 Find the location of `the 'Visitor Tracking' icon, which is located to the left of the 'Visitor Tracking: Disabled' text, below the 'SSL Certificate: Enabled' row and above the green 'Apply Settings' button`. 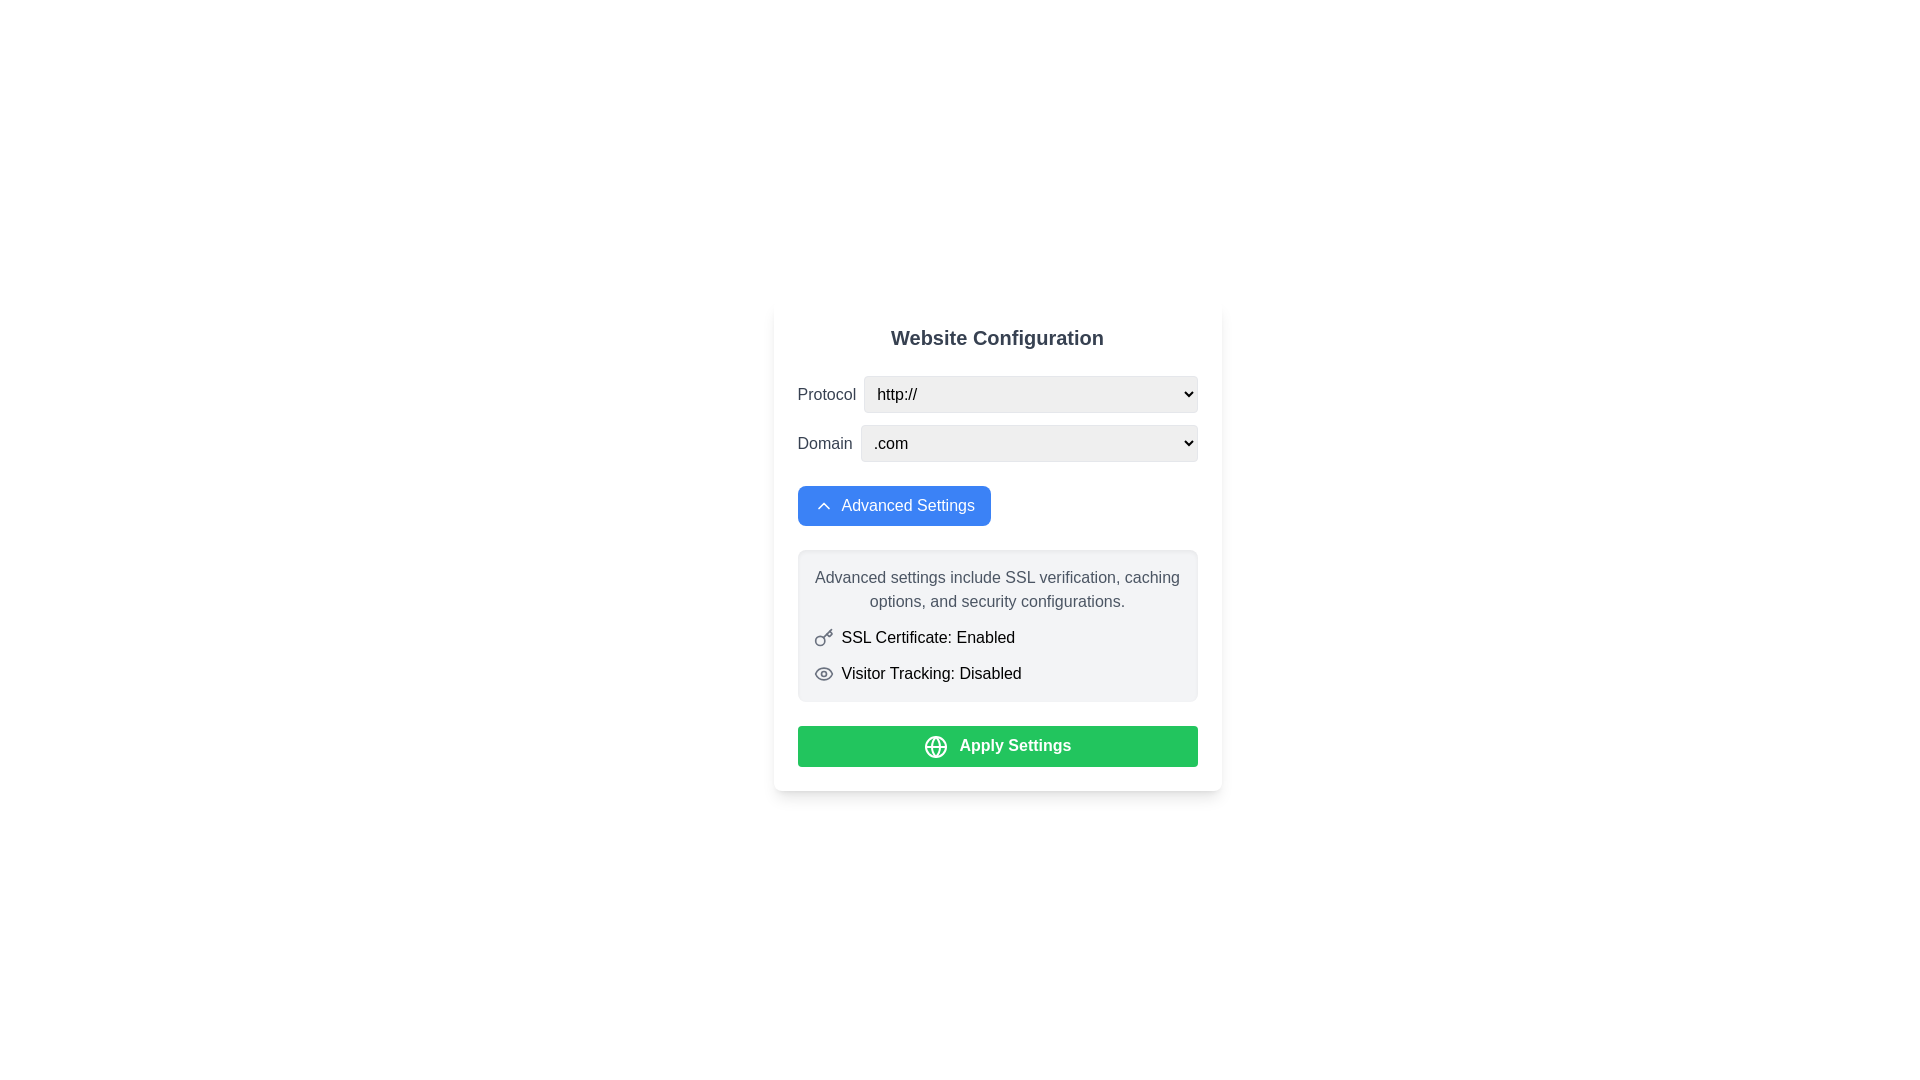

the 'Visitor Tracking' icon, which is located to the left of the 'Visitor Tracking: Disabled' text, below the 'SSL Certificate: Enabled' row and above the green 'Apply Settings' button is located at coordinates (823, 674).